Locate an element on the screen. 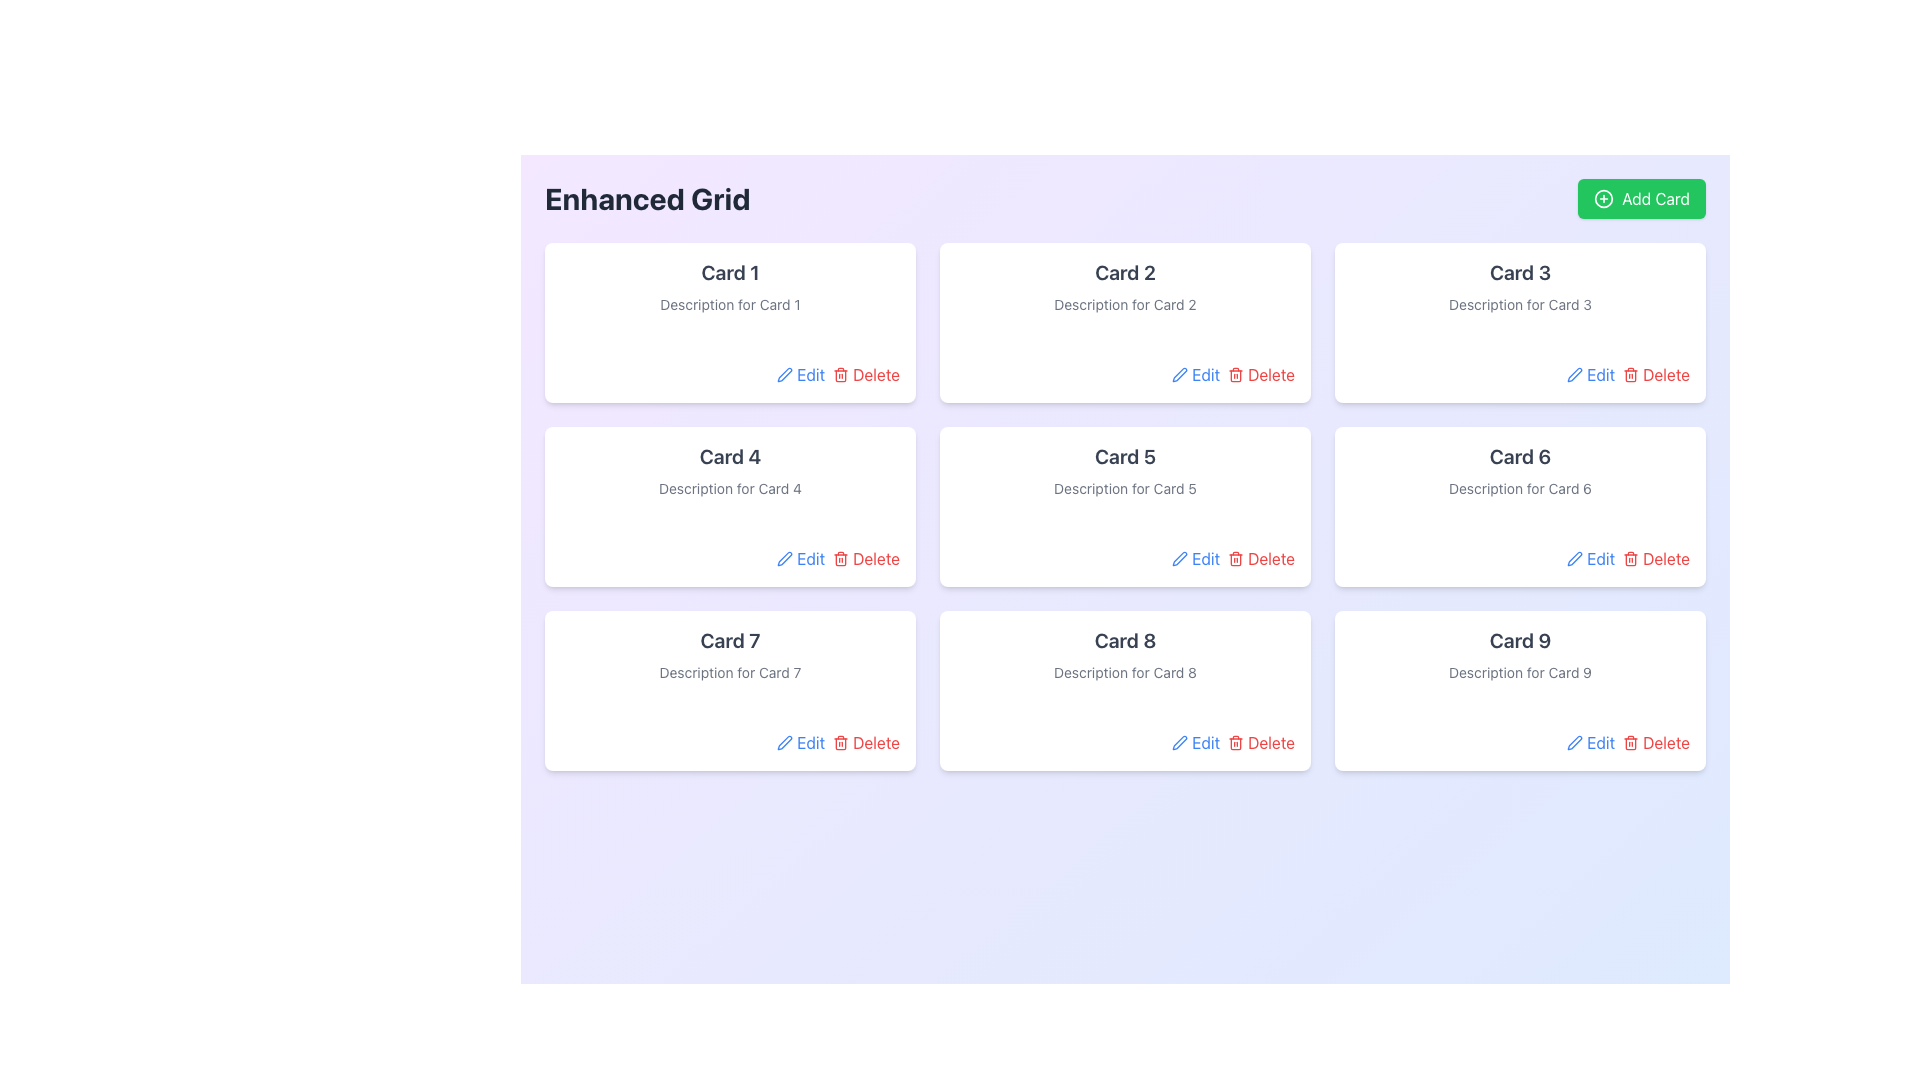 Image resolution: width=1920 pixels, height=1080 pixels. the pen icon located at the top-right corner of 'Card 3' to initiate editing is located at coordinates (1574, 374).